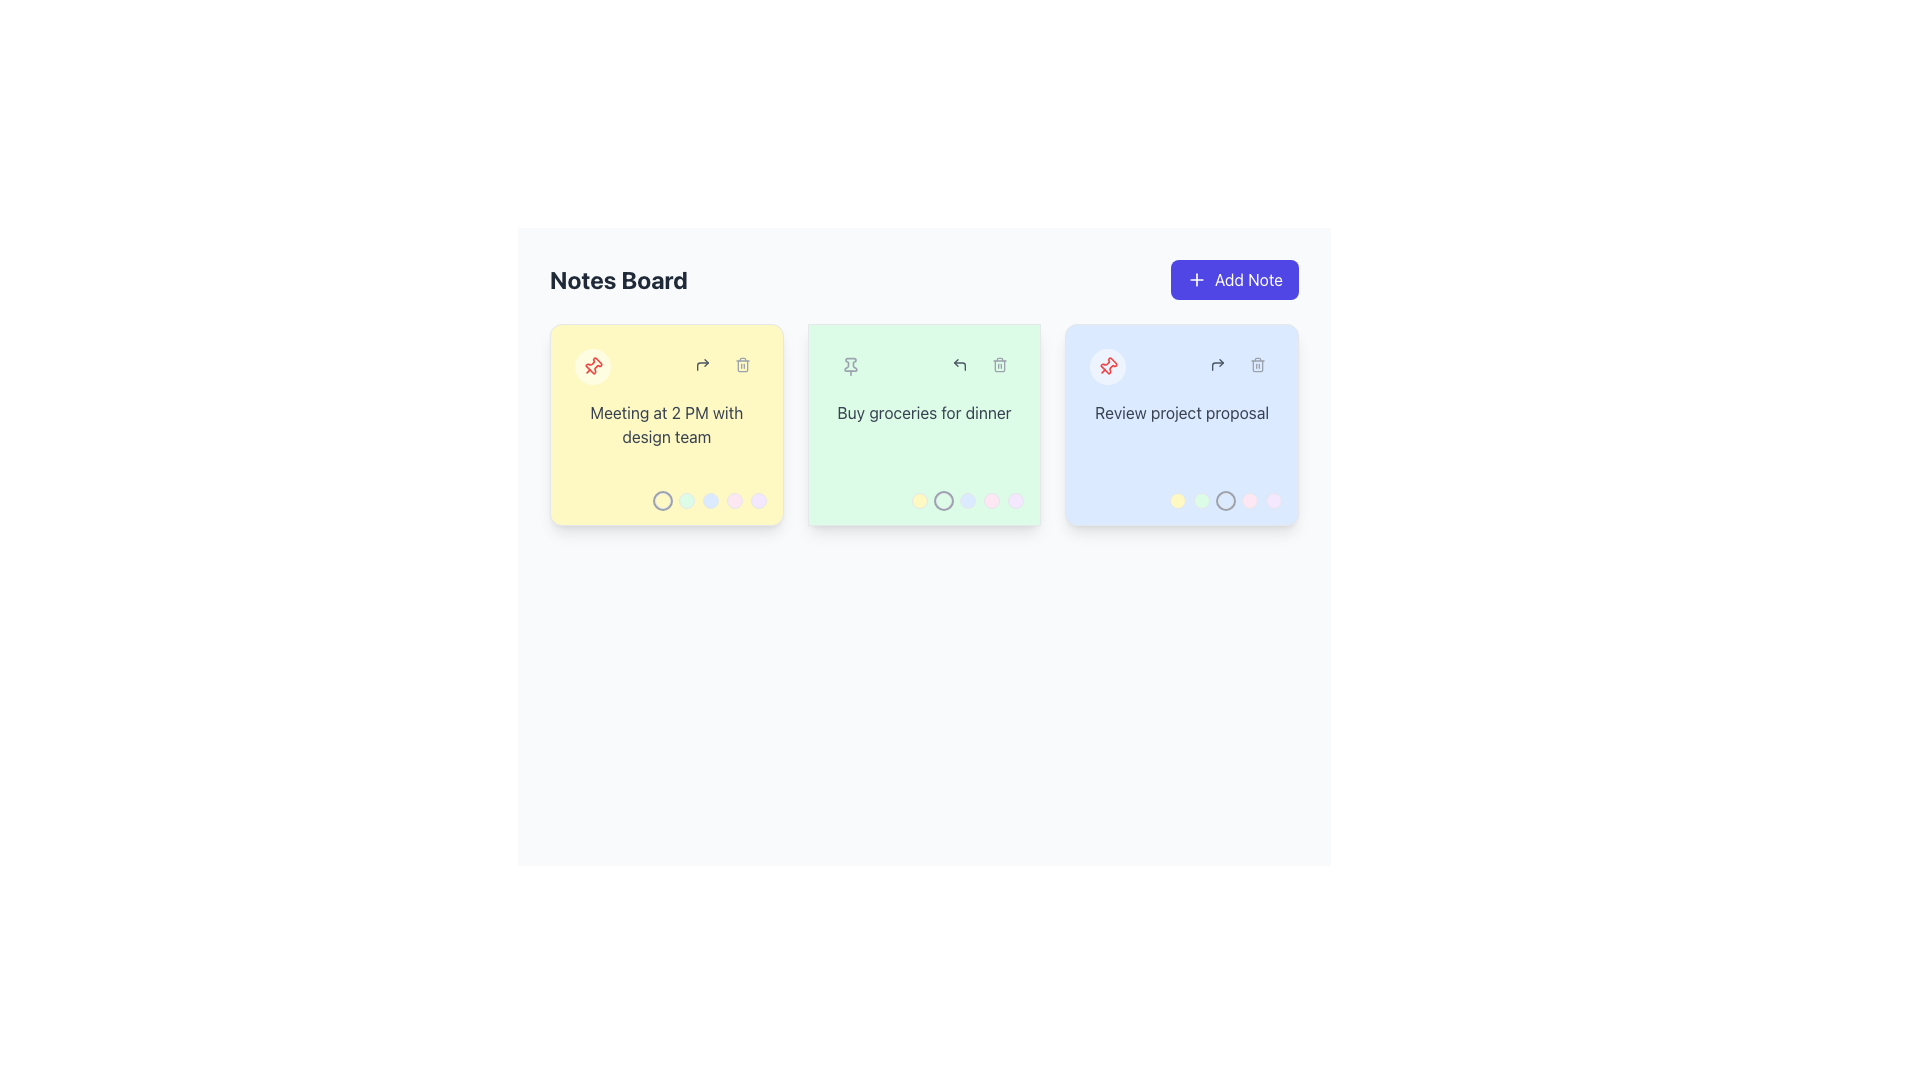  I want to click on the blue forwarding icon located at the top-right corner of the third note card on the Notes Board, so click(1217, 365).